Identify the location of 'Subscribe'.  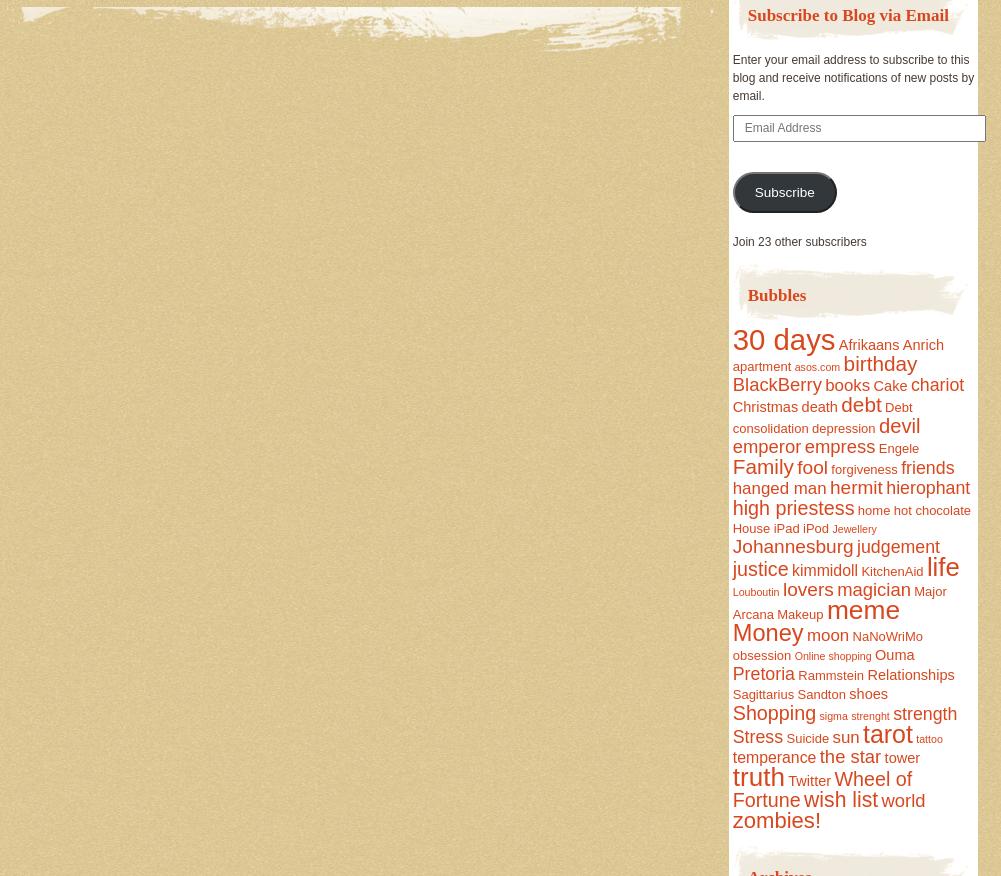
(783, 191).